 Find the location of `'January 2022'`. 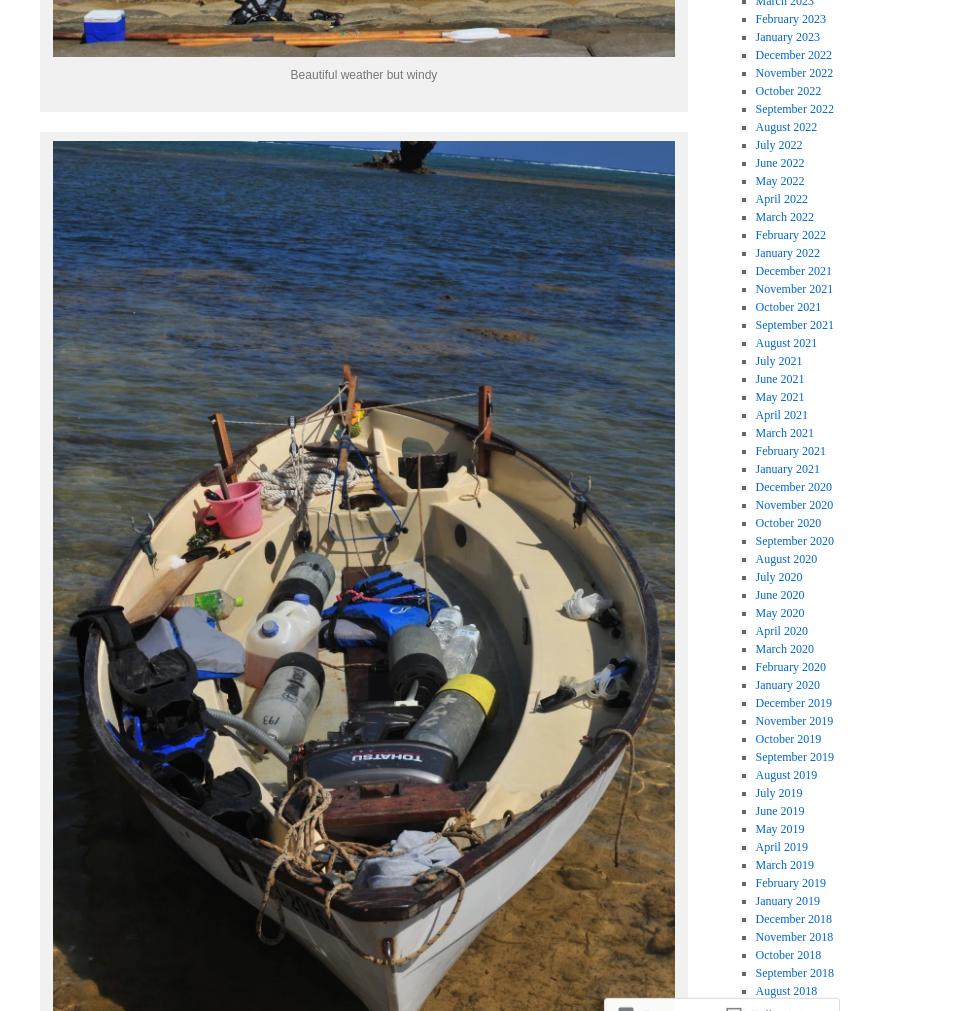

'January 2022' is located at coordinates (754, 252).